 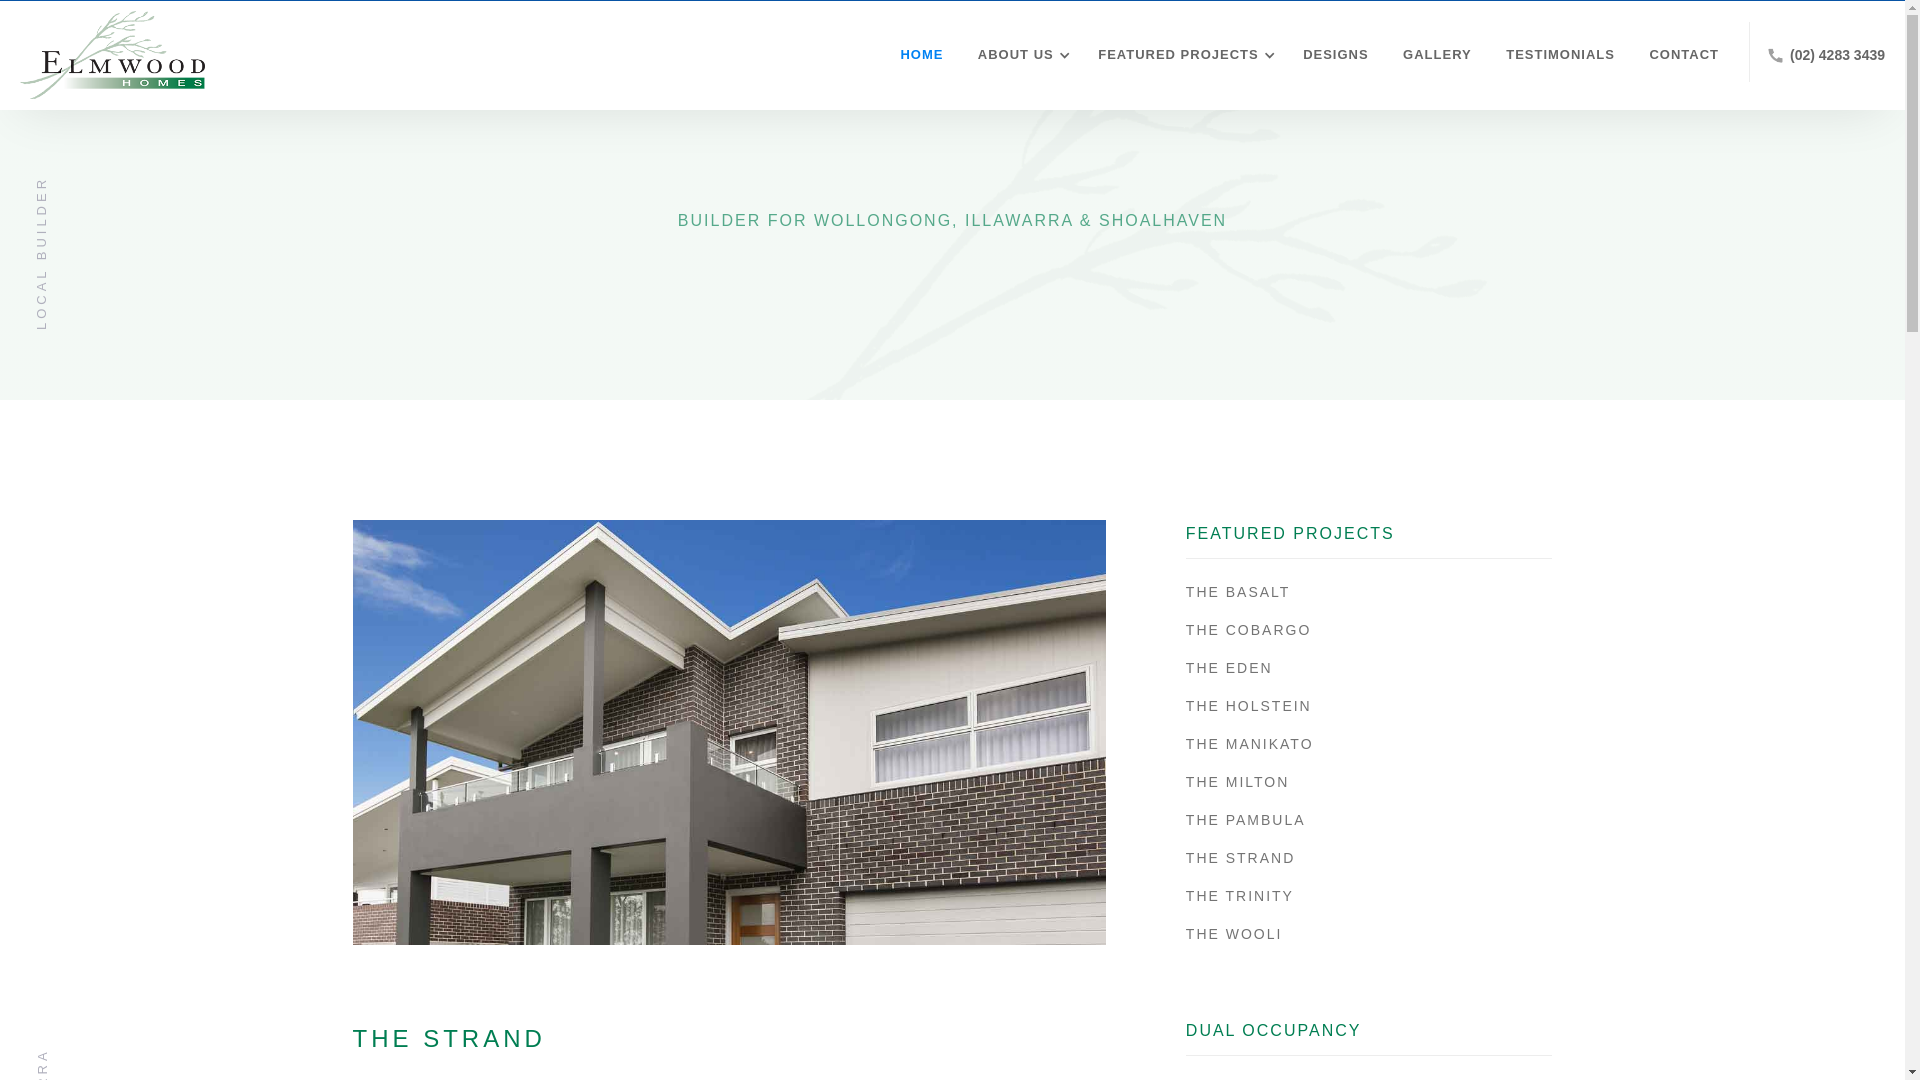 What do you see at coordinates (1368, 894) in the screenshot?
I see `'THE TRINITY'` at bounding box center [1368, 894].